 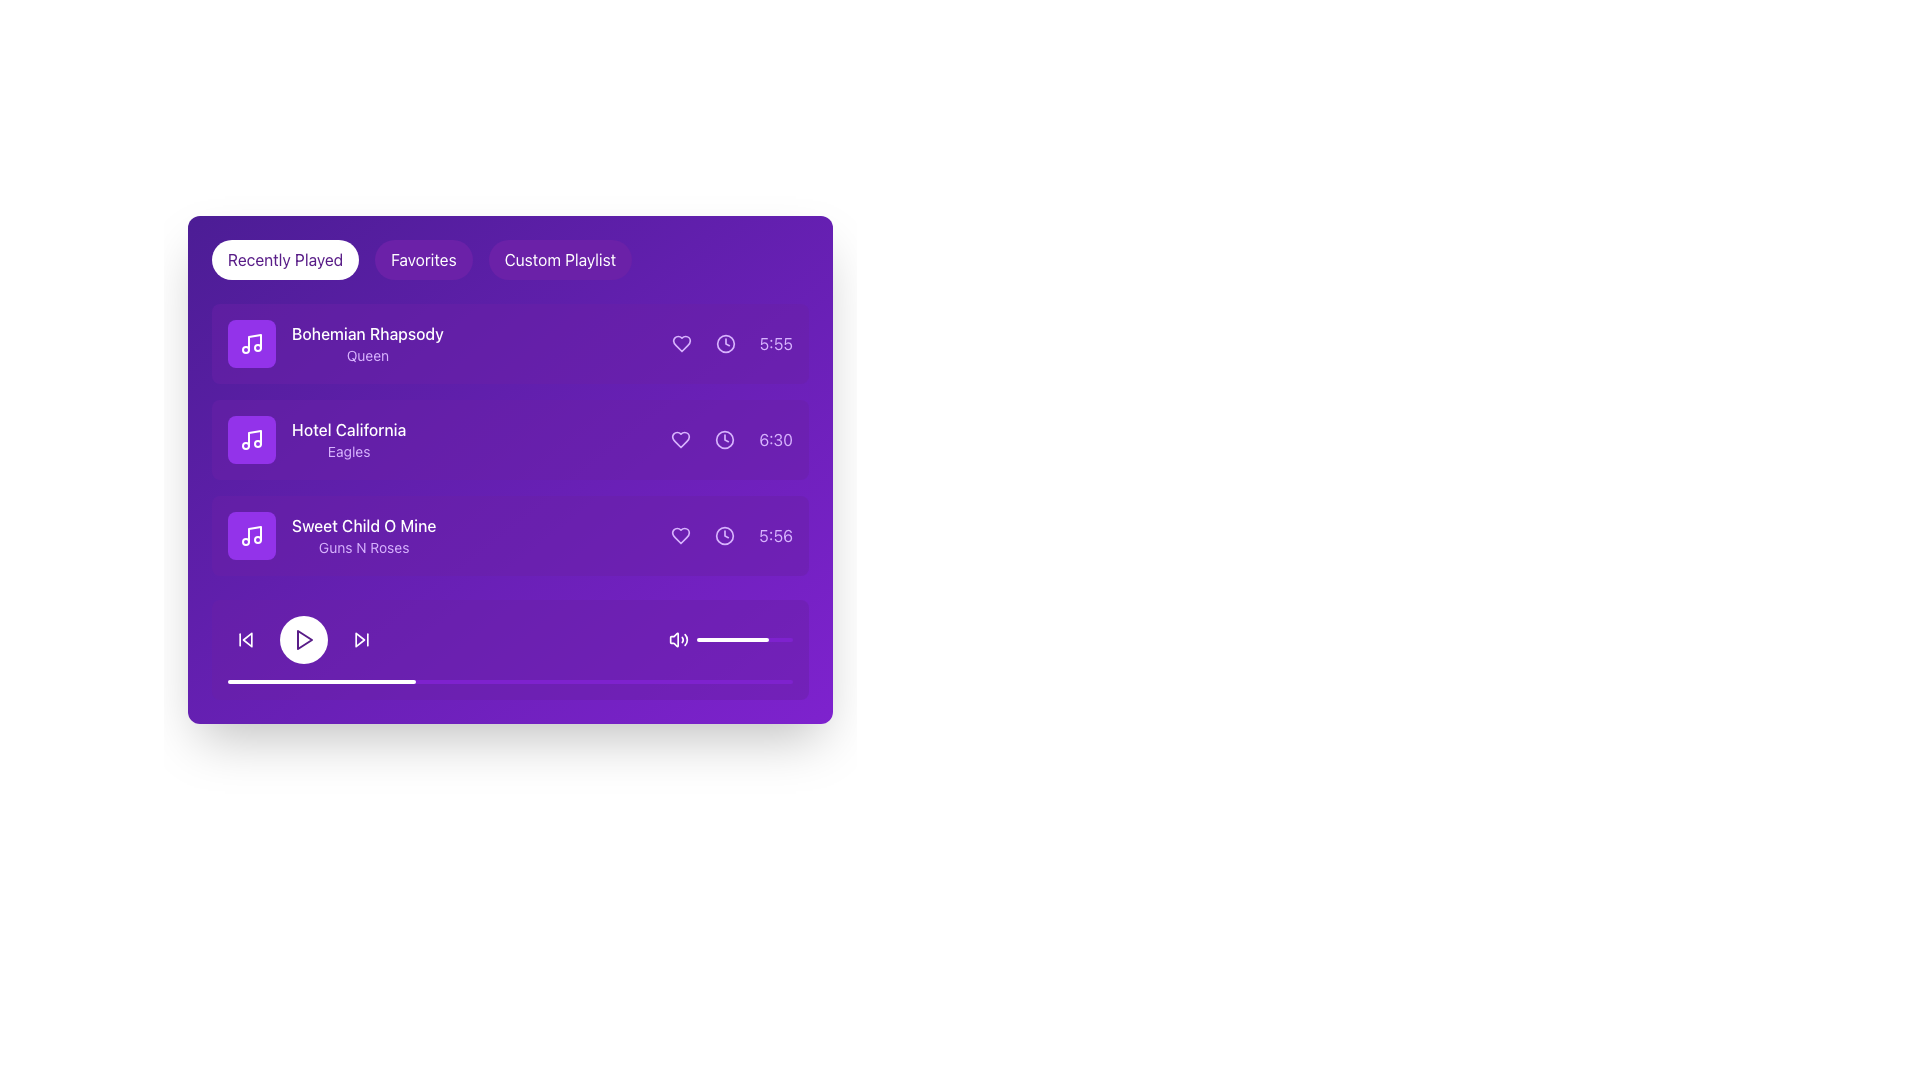 I want to click on the text label displaying the word 'Queen' in a purple shade, positioned directly below 'Bohemian Rhapsody' in the song list, so click(x=367, y=354).